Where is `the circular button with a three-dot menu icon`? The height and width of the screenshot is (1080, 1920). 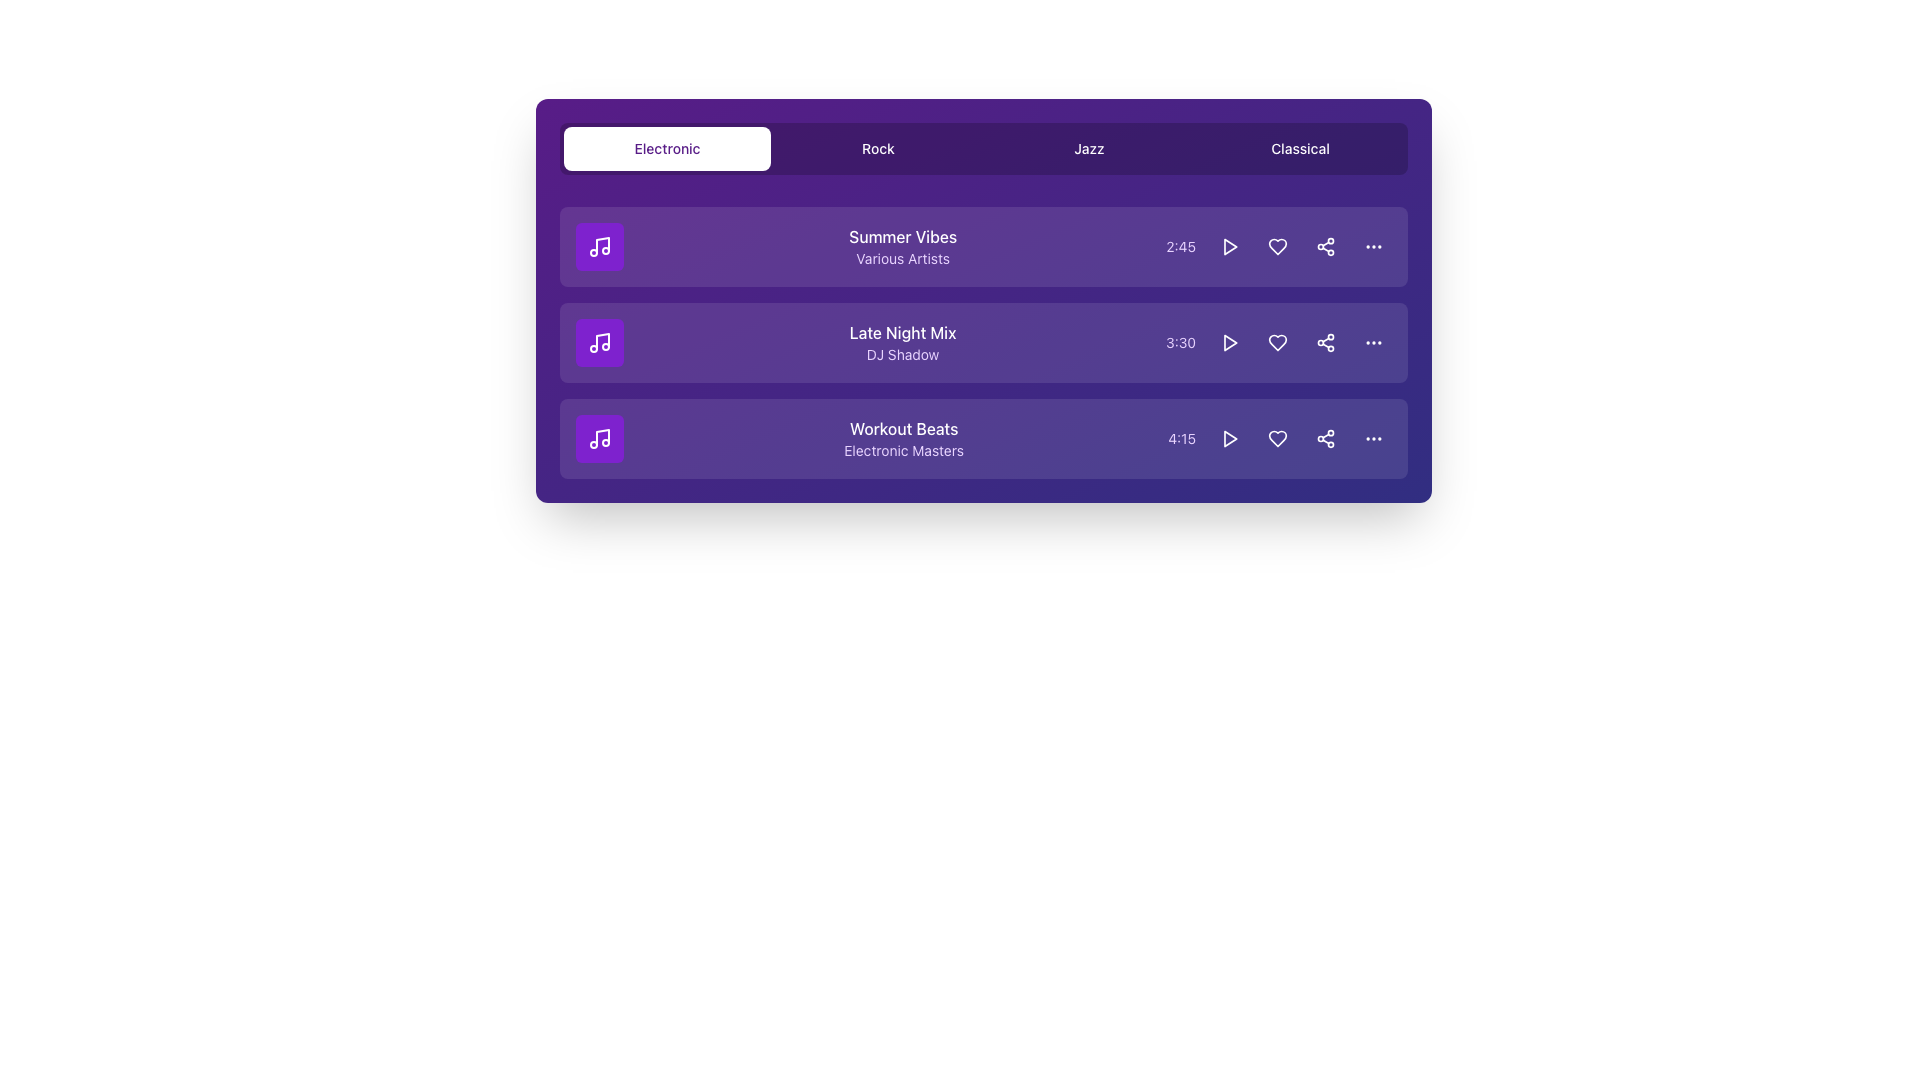
the circular button with a three-dot menu icon is located at coordinates (1372, 438).